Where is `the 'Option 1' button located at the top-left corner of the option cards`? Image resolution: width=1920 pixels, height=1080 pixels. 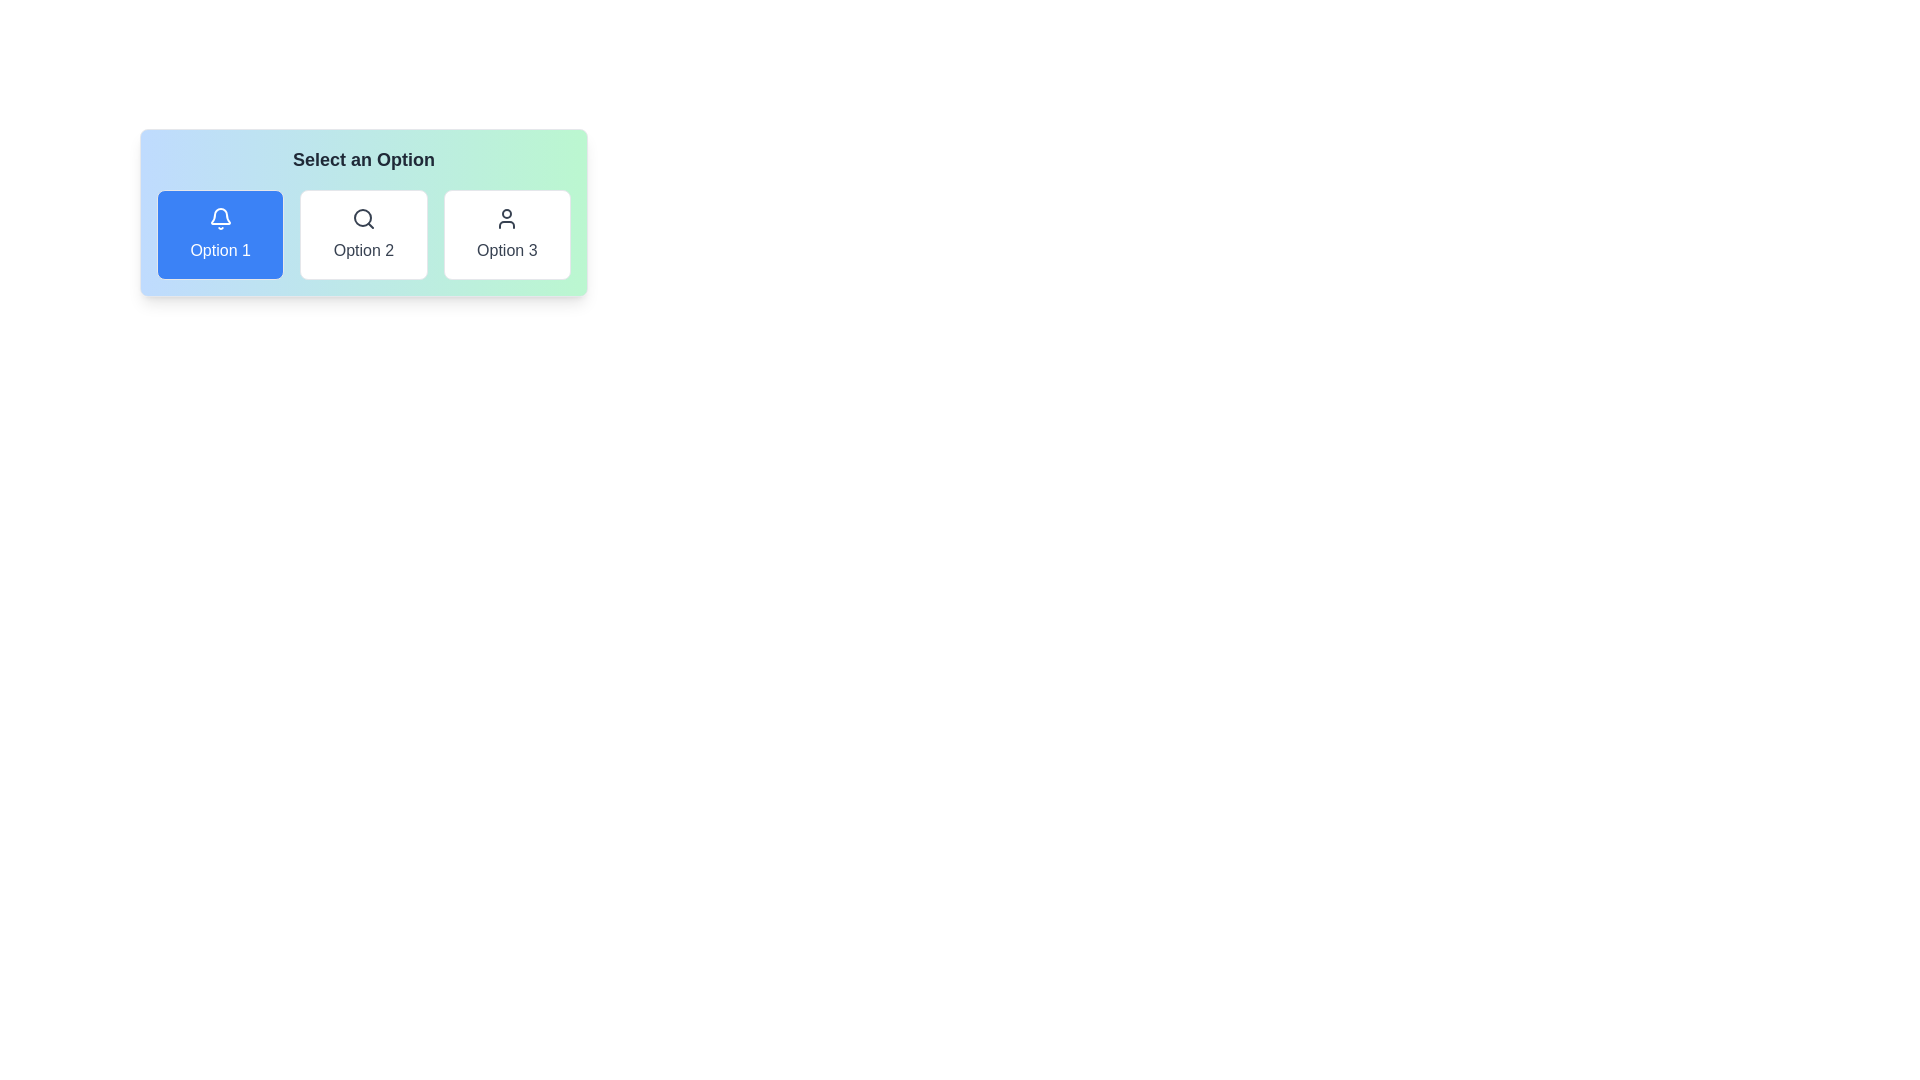 the 'Option 1' button located at the top-left corner of the option cards is located at coordinates (220, 234).